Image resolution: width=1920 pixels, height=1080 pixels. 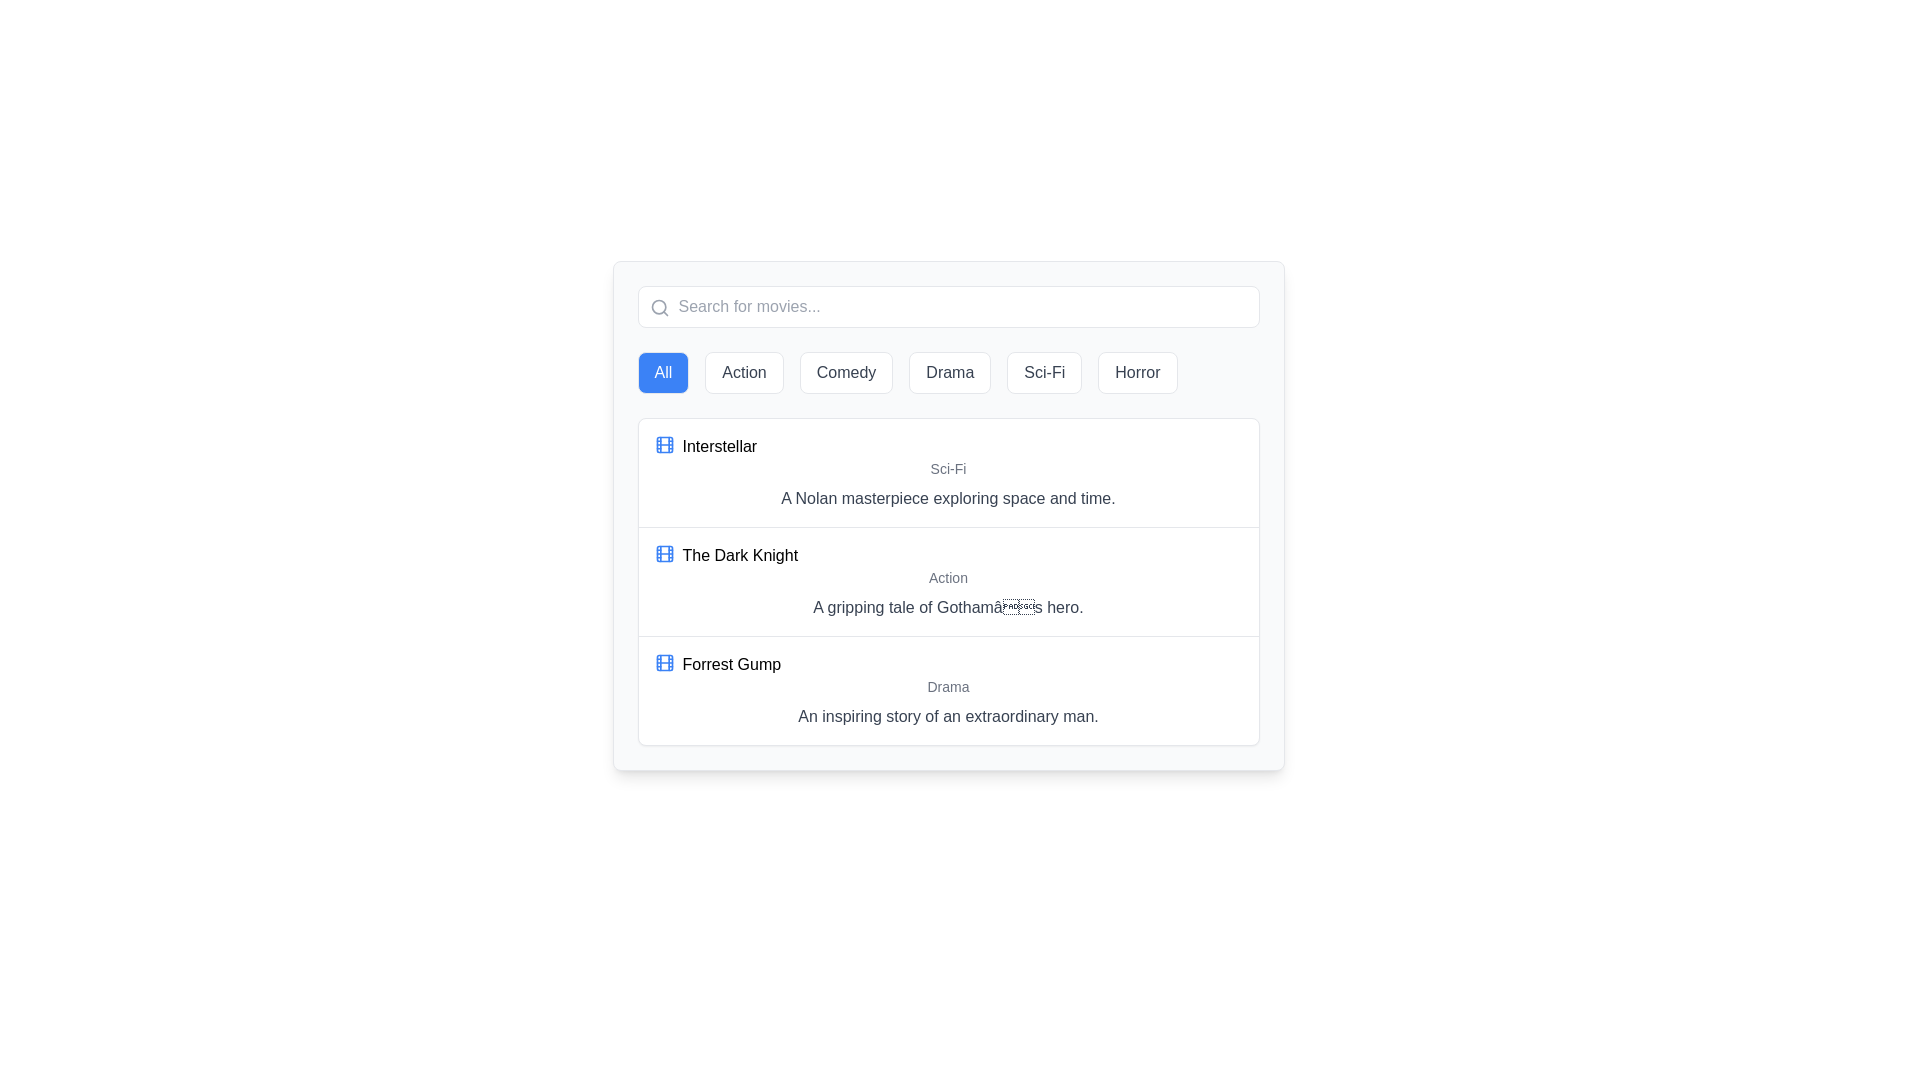 What do you see at coordinates (947, 685) in the screenshot?
I see `the text element displaying 'Drama', which is located beneath the title 'Forrest Gump' and above the description text` at bounding box center [947, 685].